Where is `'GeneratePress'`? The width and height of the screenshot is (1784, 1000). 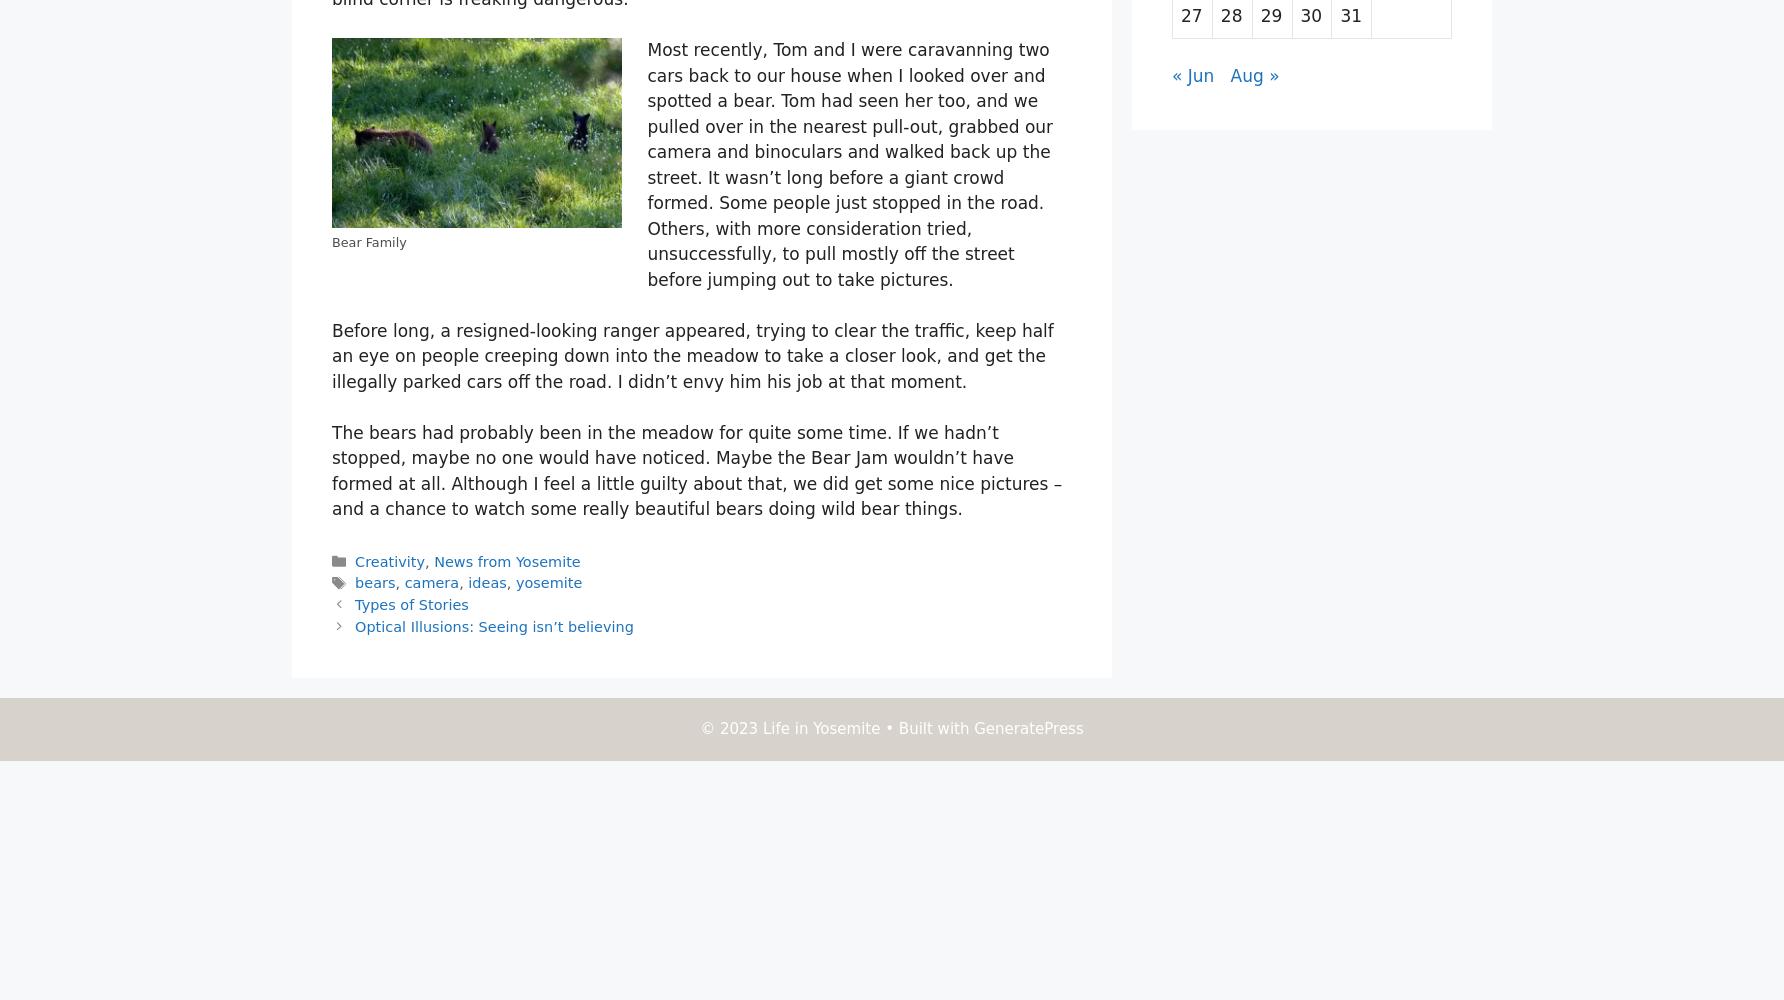 'GeneratePress' is located at coordinates (974, 728).